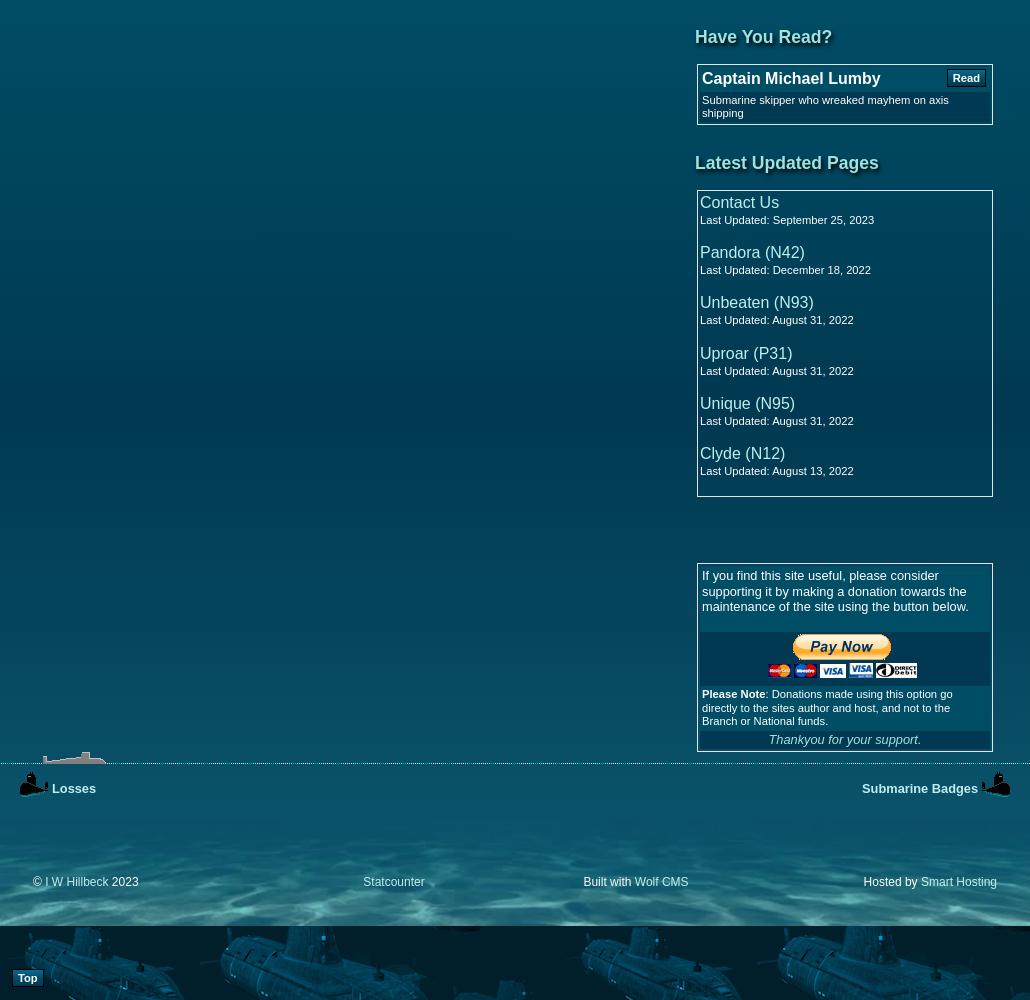  What do you see at coordinates (76, 882) in the screenshot?
I see `'I W Hillbeck'` at bounding box center [76, 882].